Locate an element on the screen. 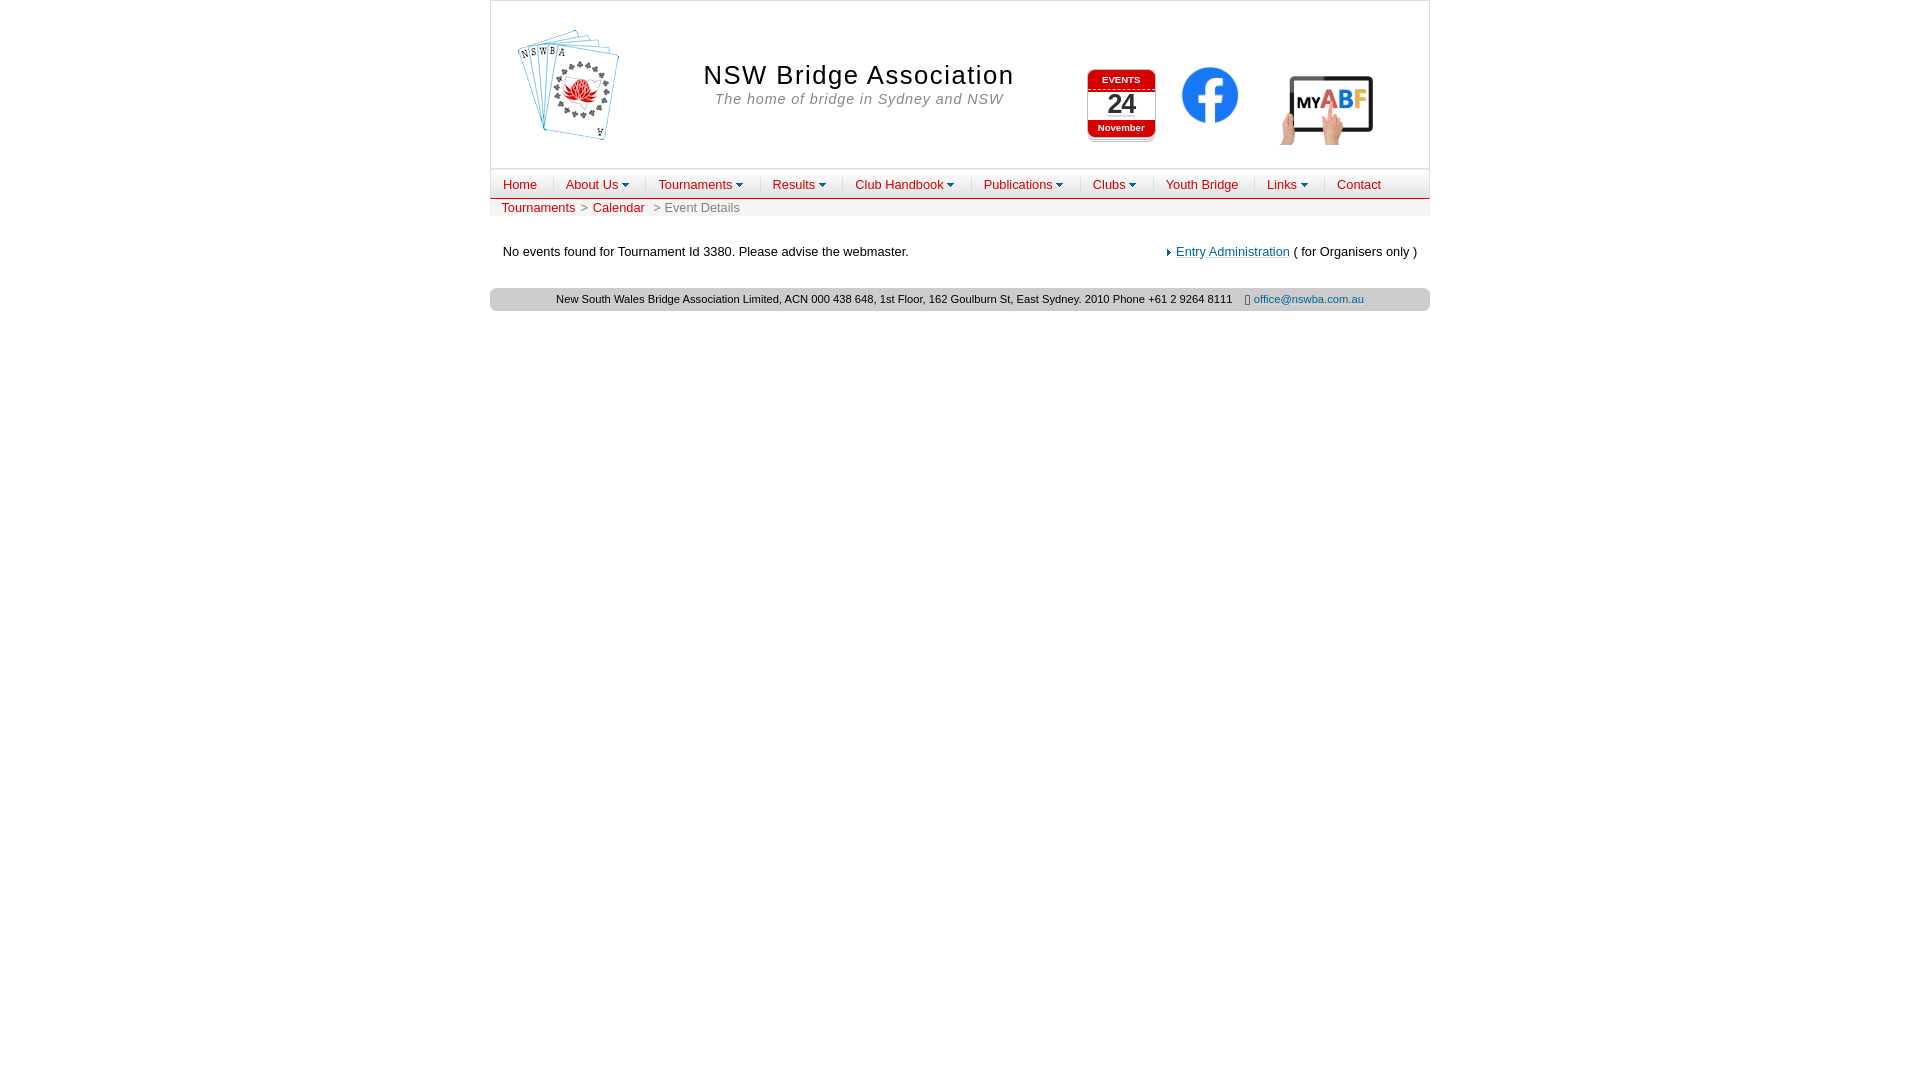  'Tournaments' is located at coordinates (537, 207).